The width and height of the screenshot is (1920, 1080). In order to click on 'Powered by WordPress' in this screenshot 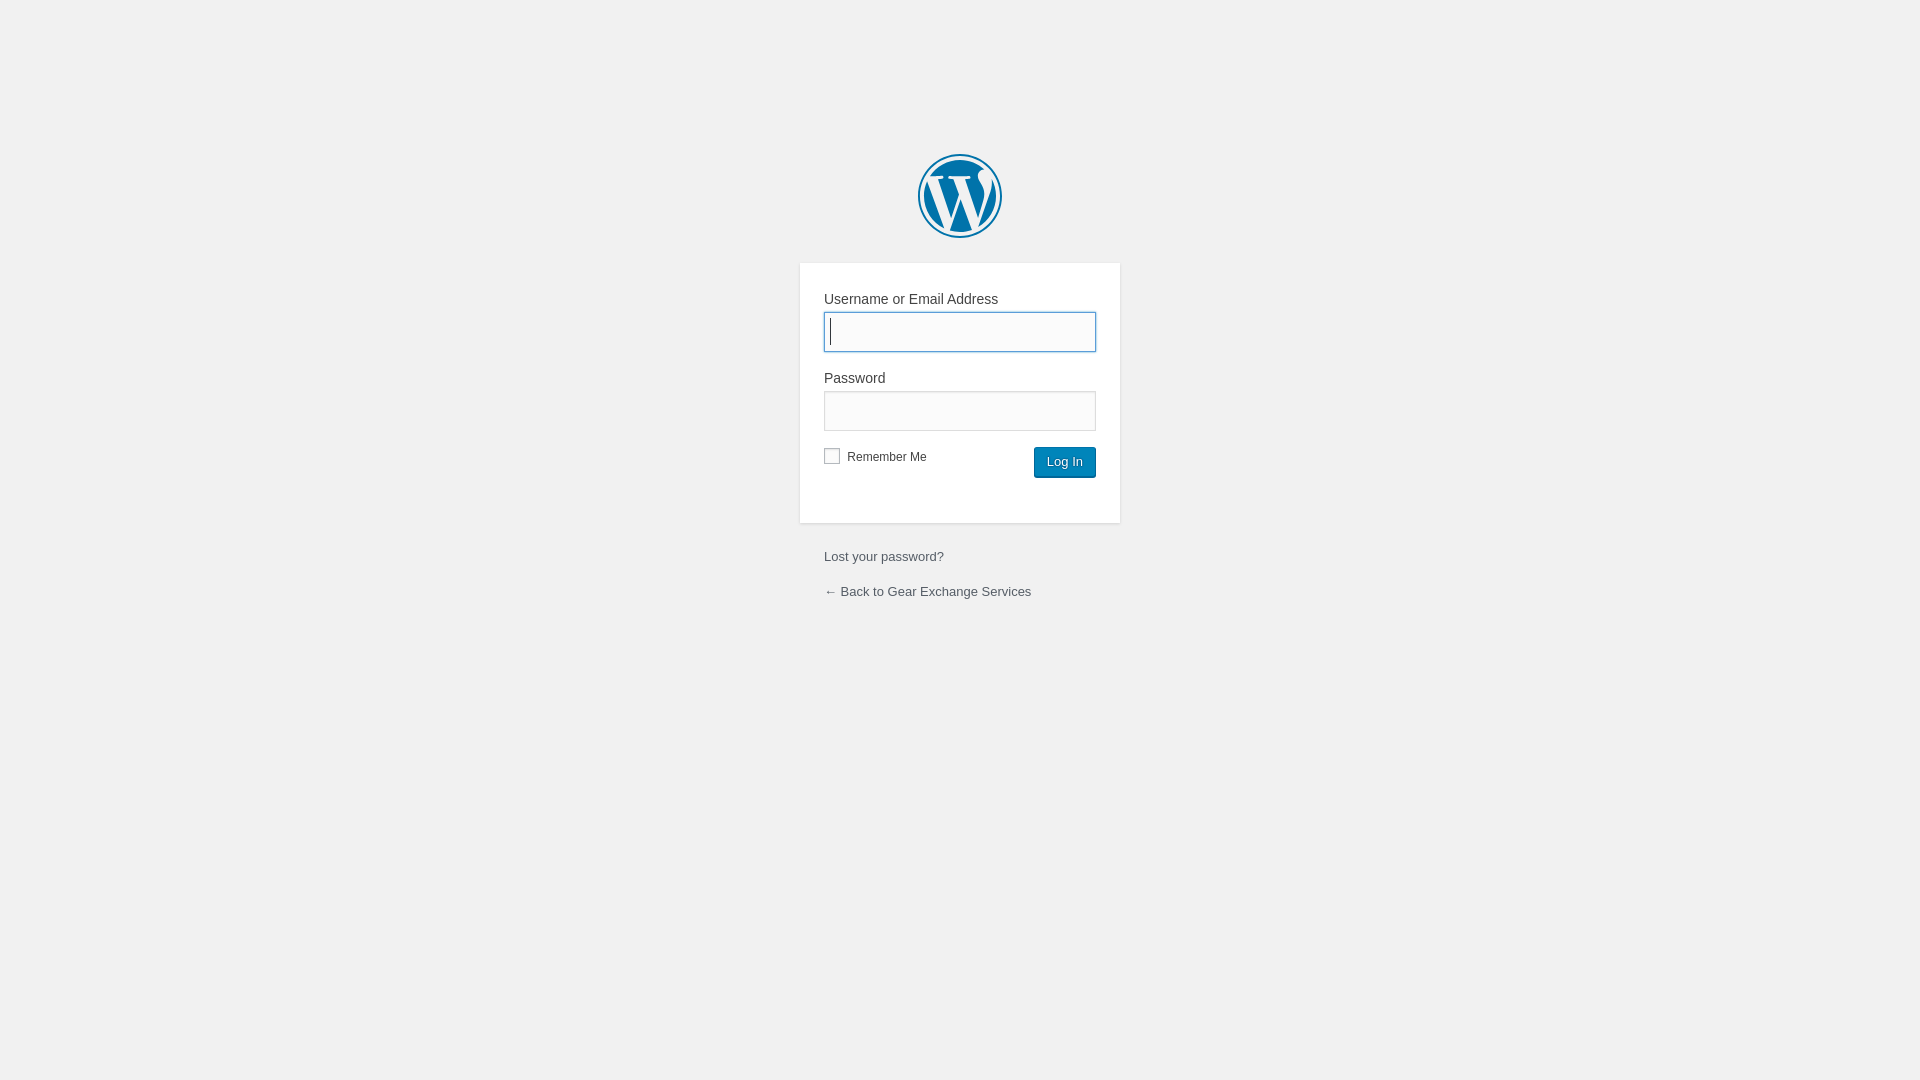, I will do `click(960, 196)`.